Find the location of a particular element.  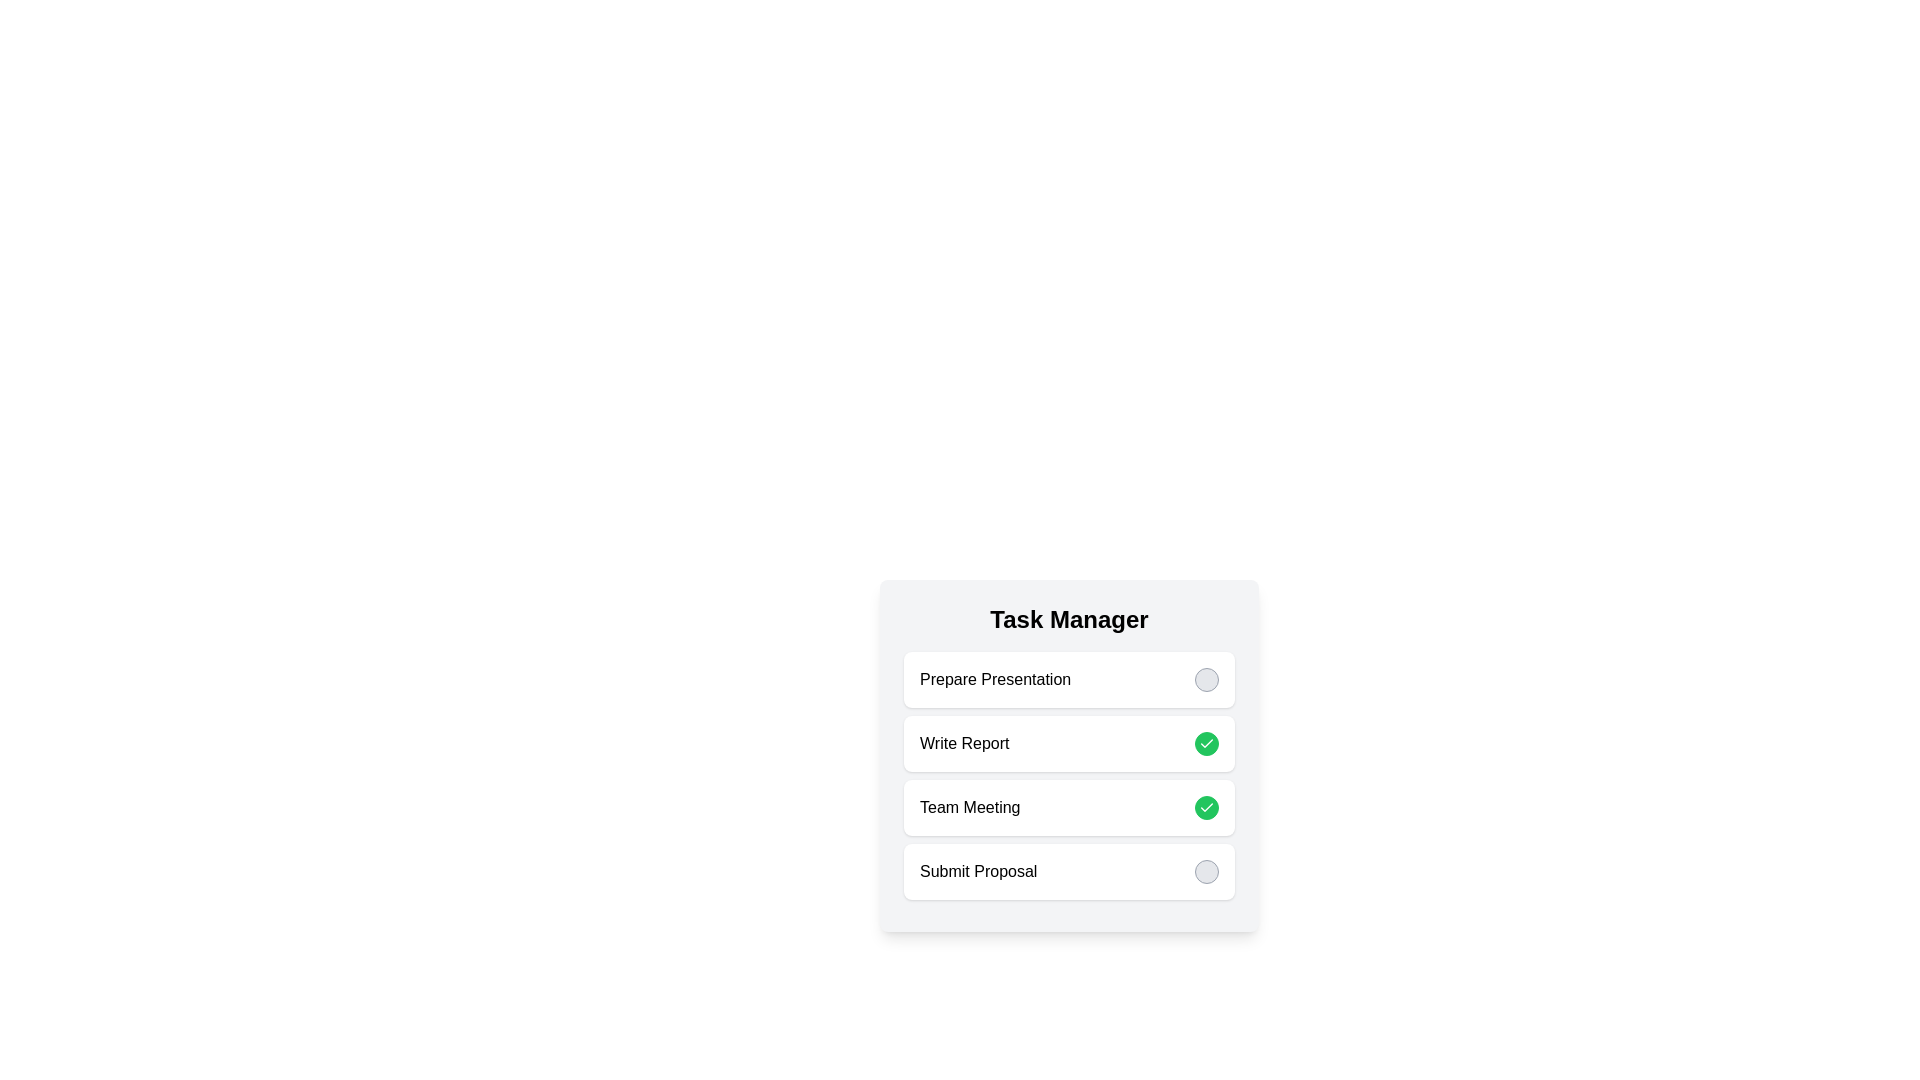

the task name Team Meeting to select it is located at coordinates (970, 806).